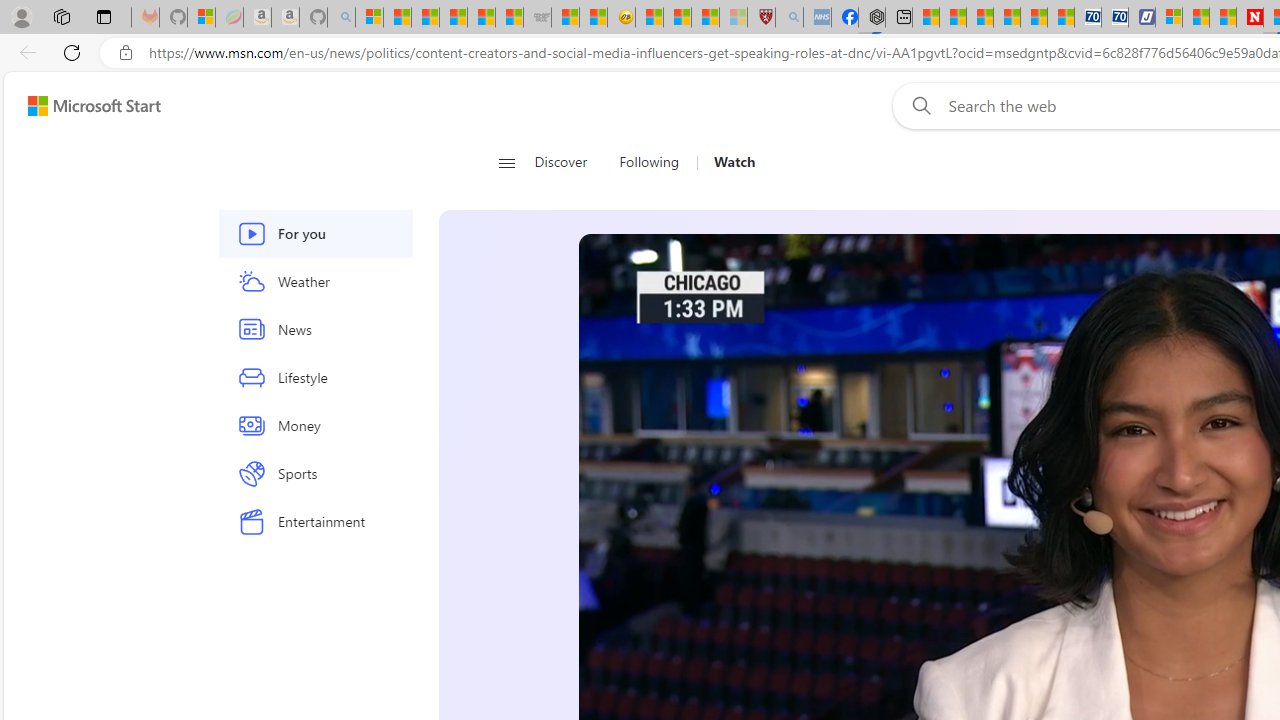 The image size is (1280, 720). What do you see at coordinates (1113, 17) in the screenshot?
I see `'Cheap Hotels - Save70.com'` at bounding box center [1113, 17].